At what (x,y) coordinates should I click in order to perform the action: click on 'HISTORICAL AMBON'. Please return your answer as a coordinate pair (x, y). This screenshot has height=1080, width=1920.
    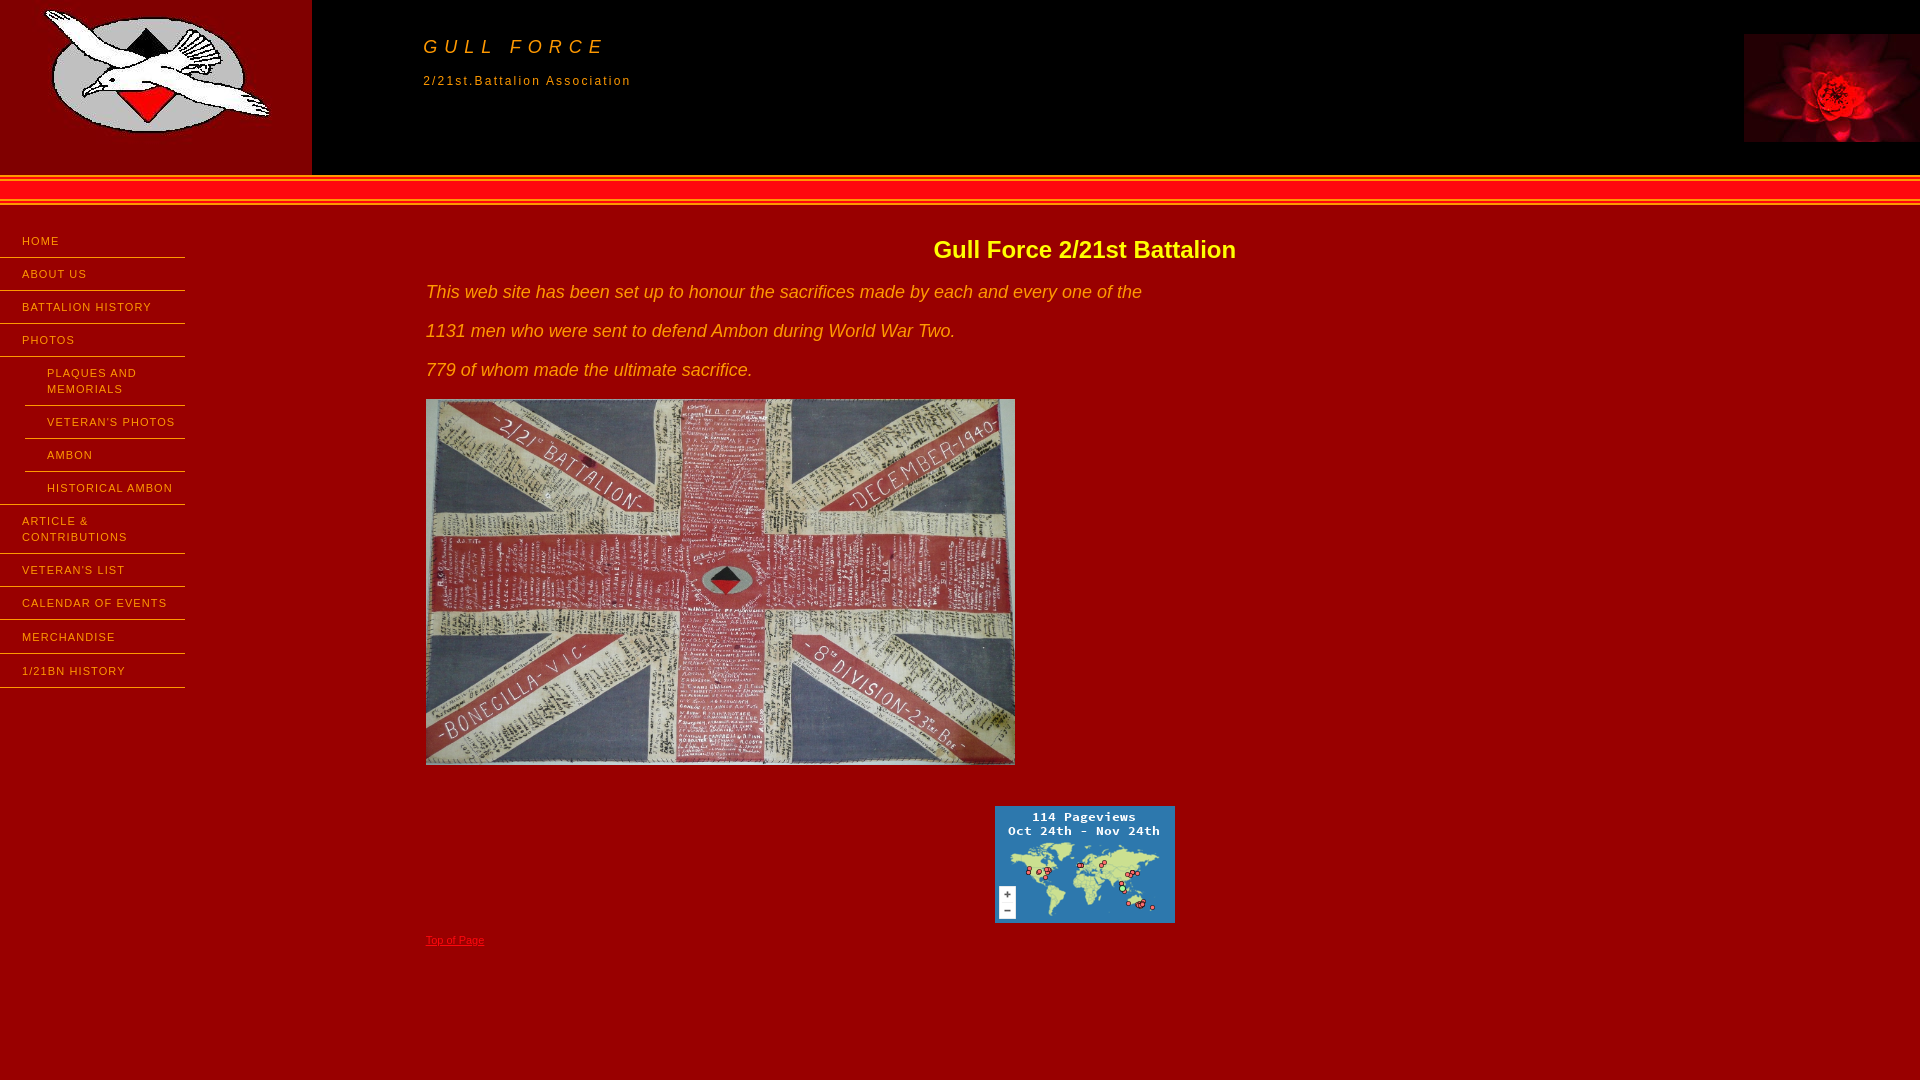
    Looking at the image, I should click on (24, 488).